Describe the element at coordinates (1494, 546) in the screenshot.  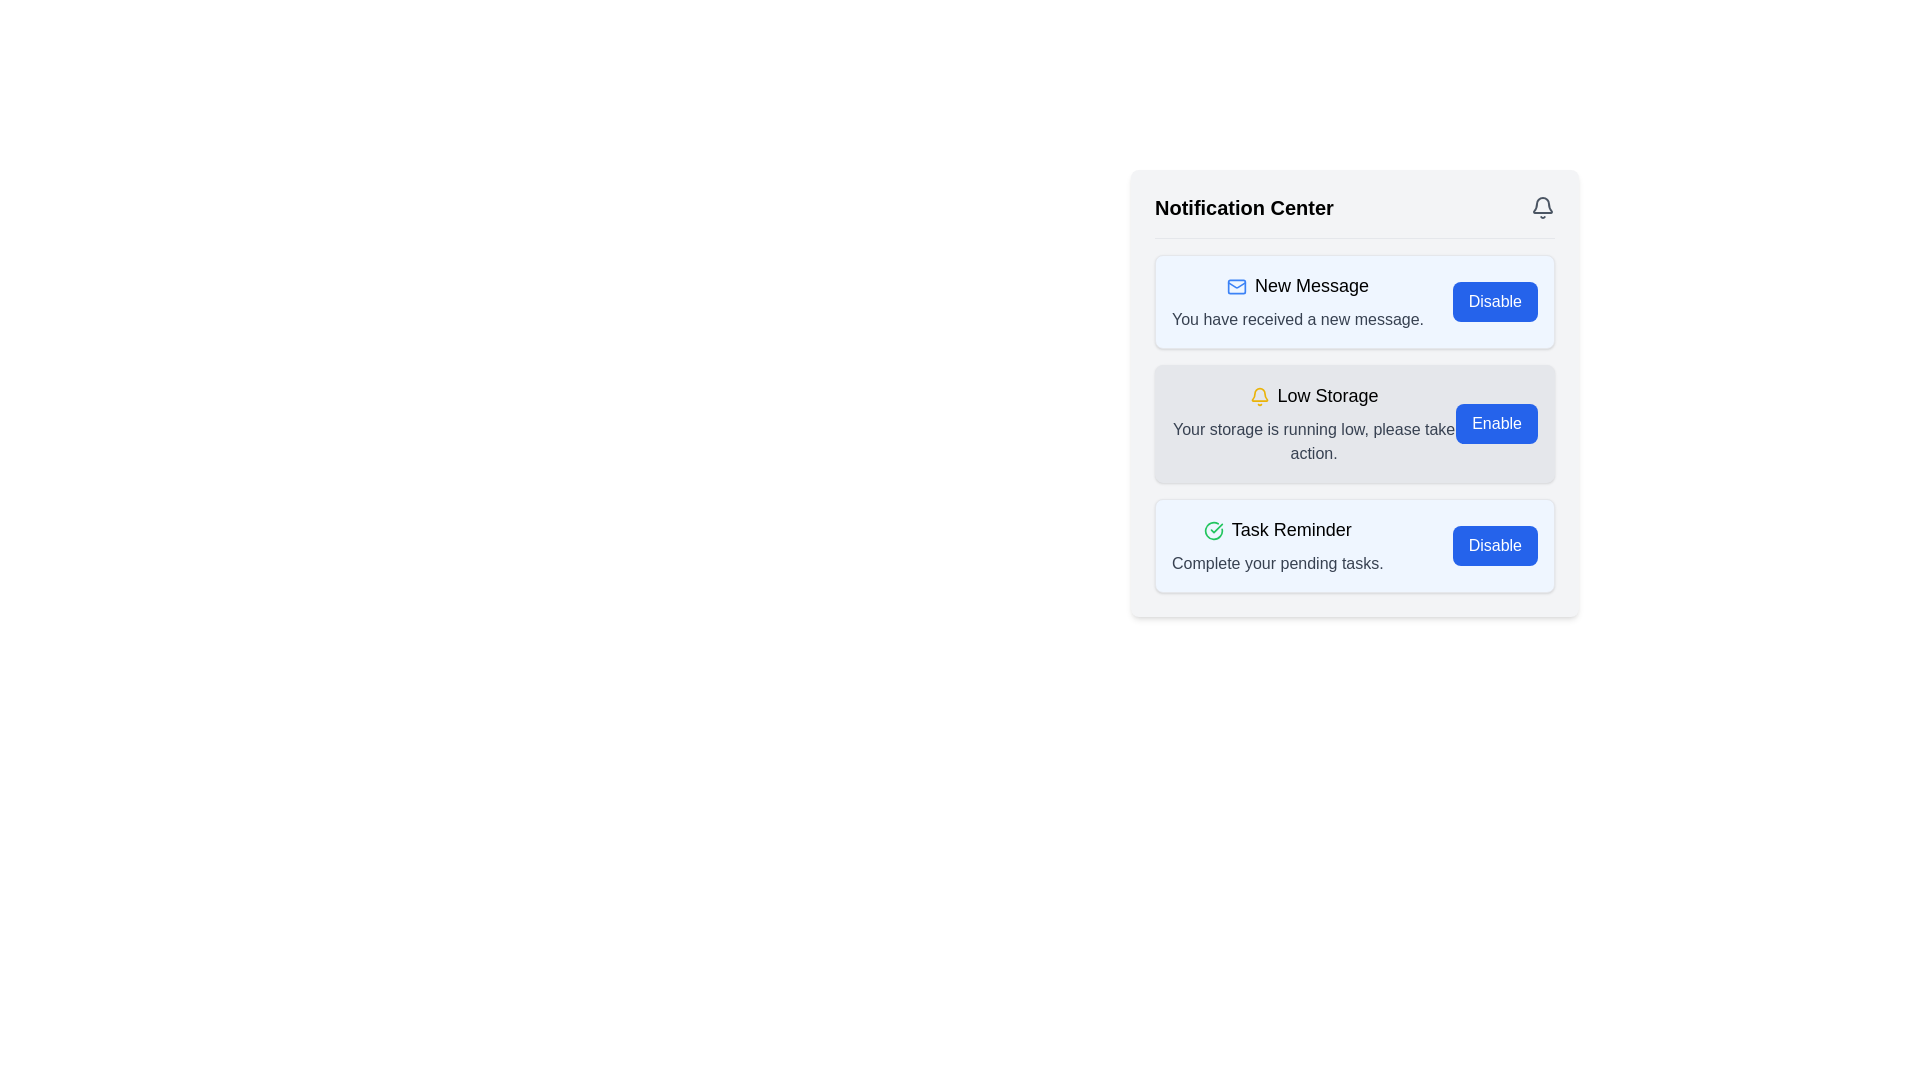
I see `the rounded rectangular button labeled 'Disable' in the lower-right corner of the 'Task Reminder' notification card` at that location.